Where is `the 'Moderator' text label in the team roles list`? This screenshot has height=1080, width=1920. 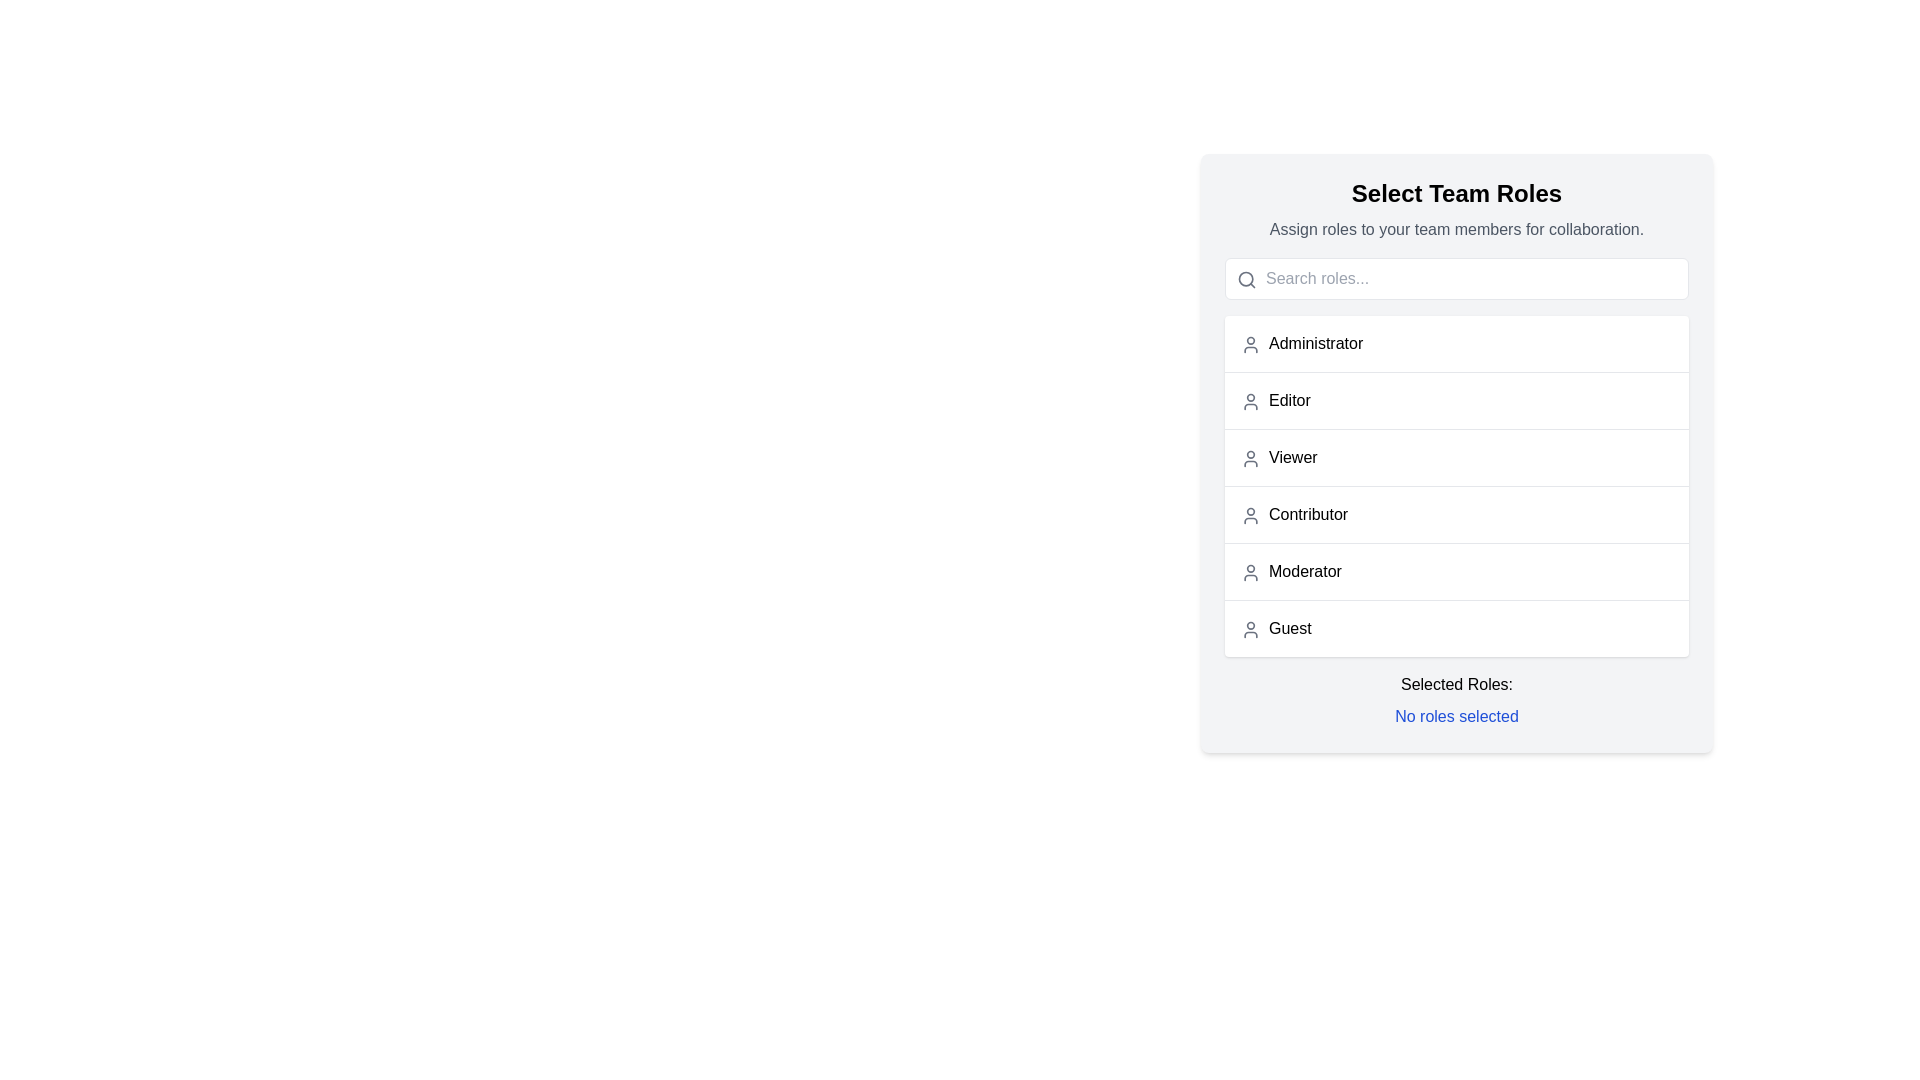
the 'Moderator' text label in the team roles list is located at coordinates (1291, 571).